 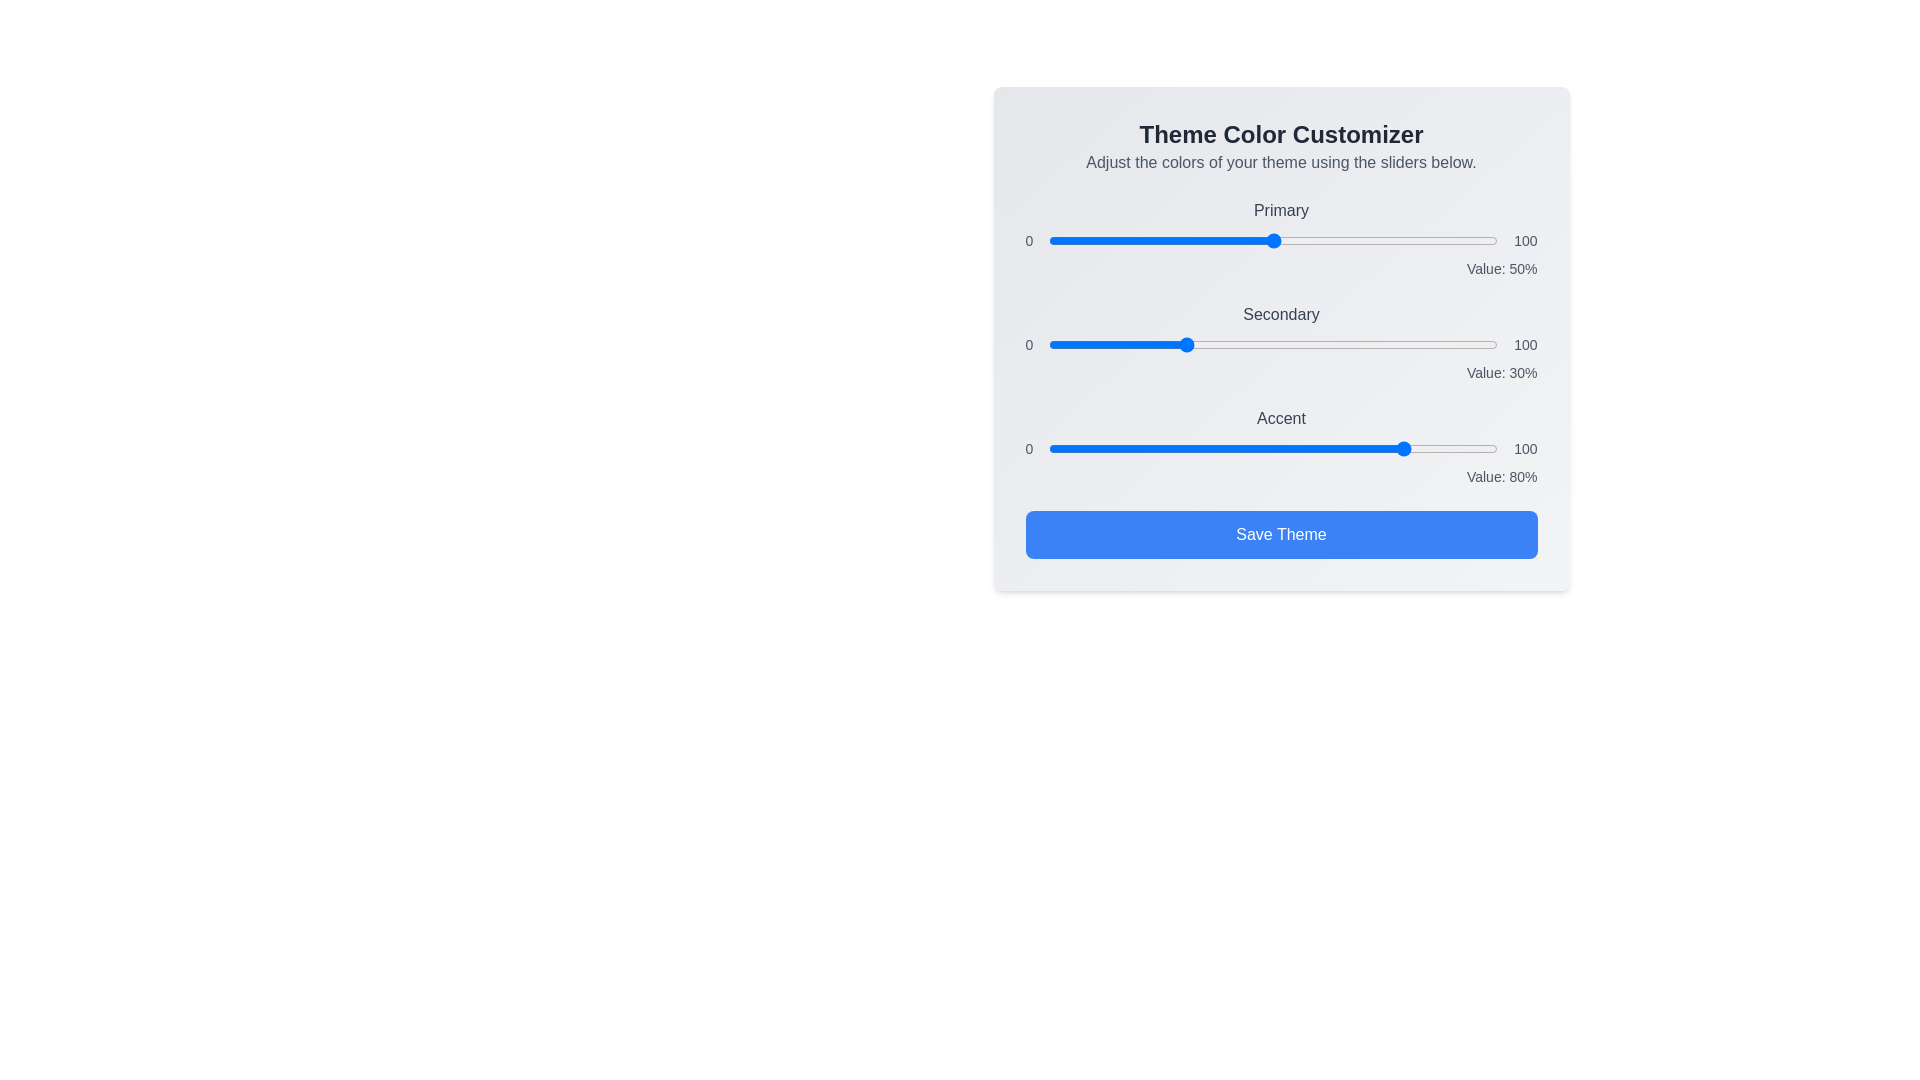 I want to click on the 'Primary' color slider to 19%, so click(x=1134, y=239).